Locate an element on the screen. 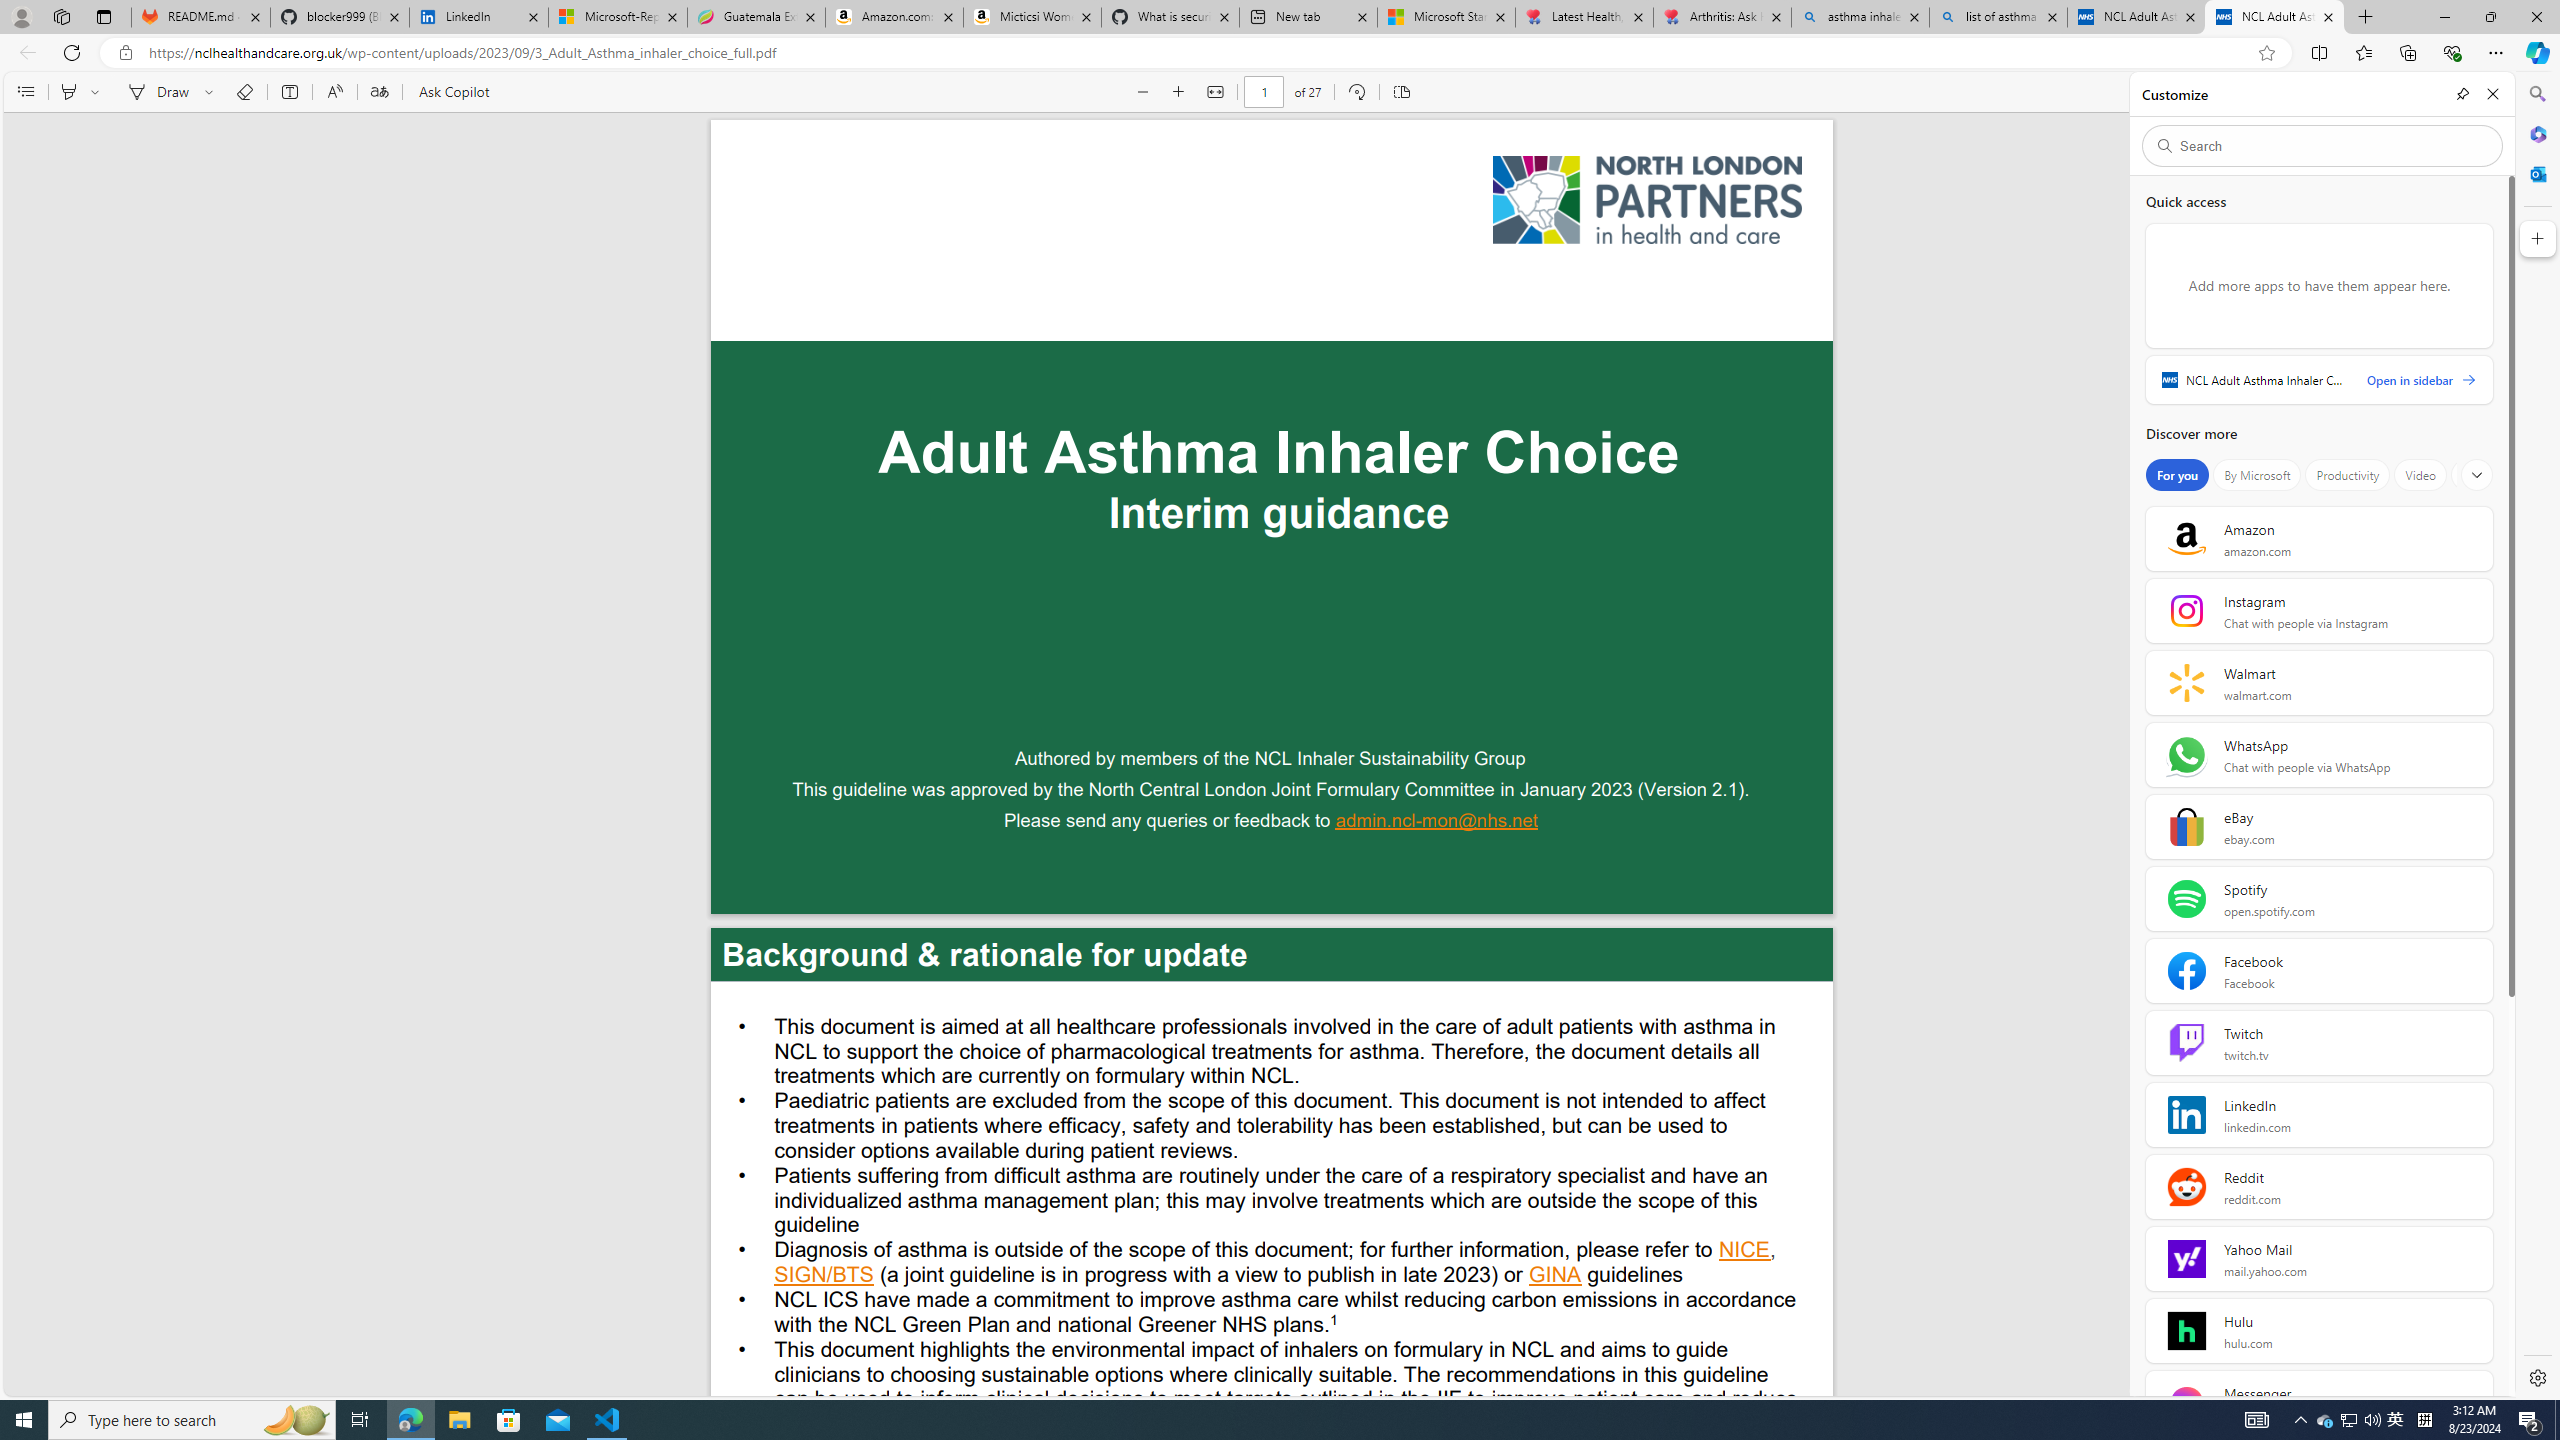 Image resolution: width=2560 pixels, height=1440 pixels. 'Translate' is located at coordinates (378, 91).